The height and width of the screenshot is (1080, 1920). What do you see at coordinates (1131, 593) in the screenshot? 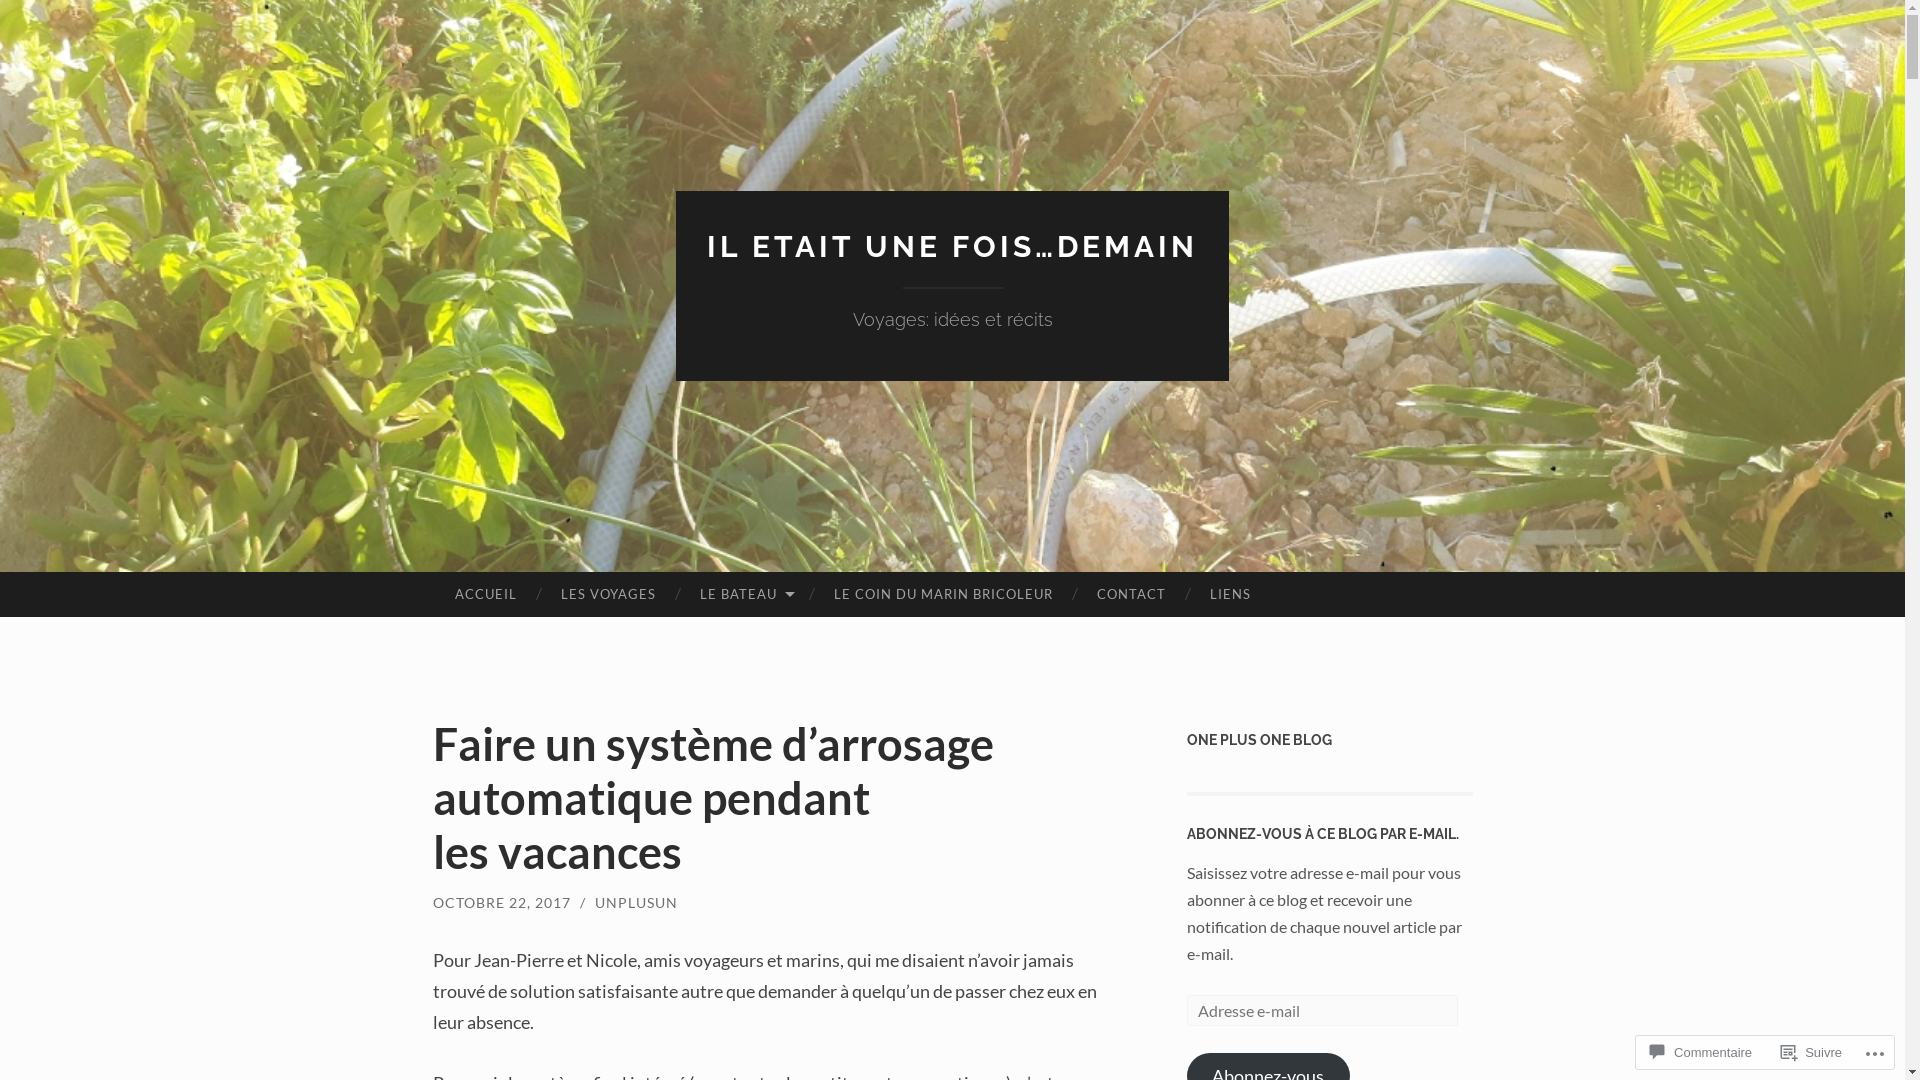
I see `'CONTACT'` at bounding box center [1131, 593].